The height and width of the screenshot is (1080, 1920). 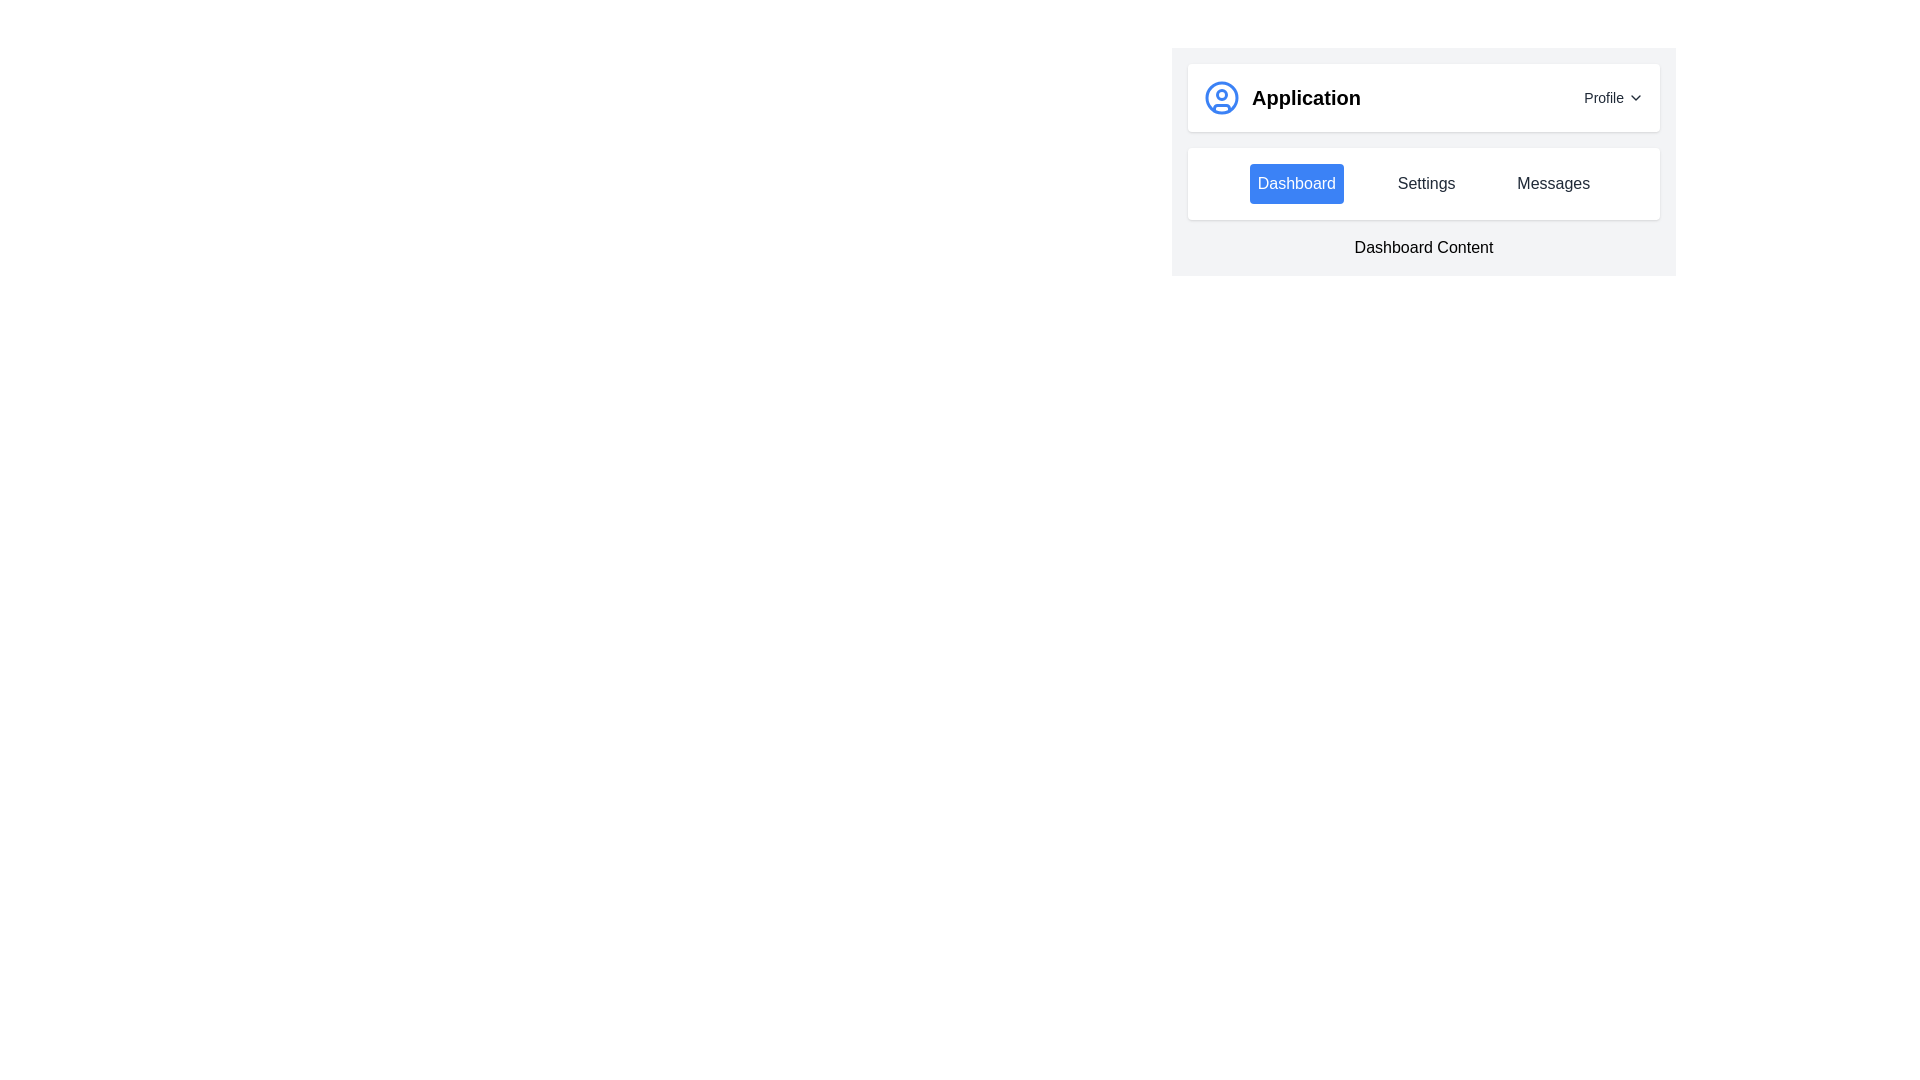 I want to click on the 'Settings' button, which is the second button in a horizontal navigation bar beneath the application's header, so click(x=1425, y=184).